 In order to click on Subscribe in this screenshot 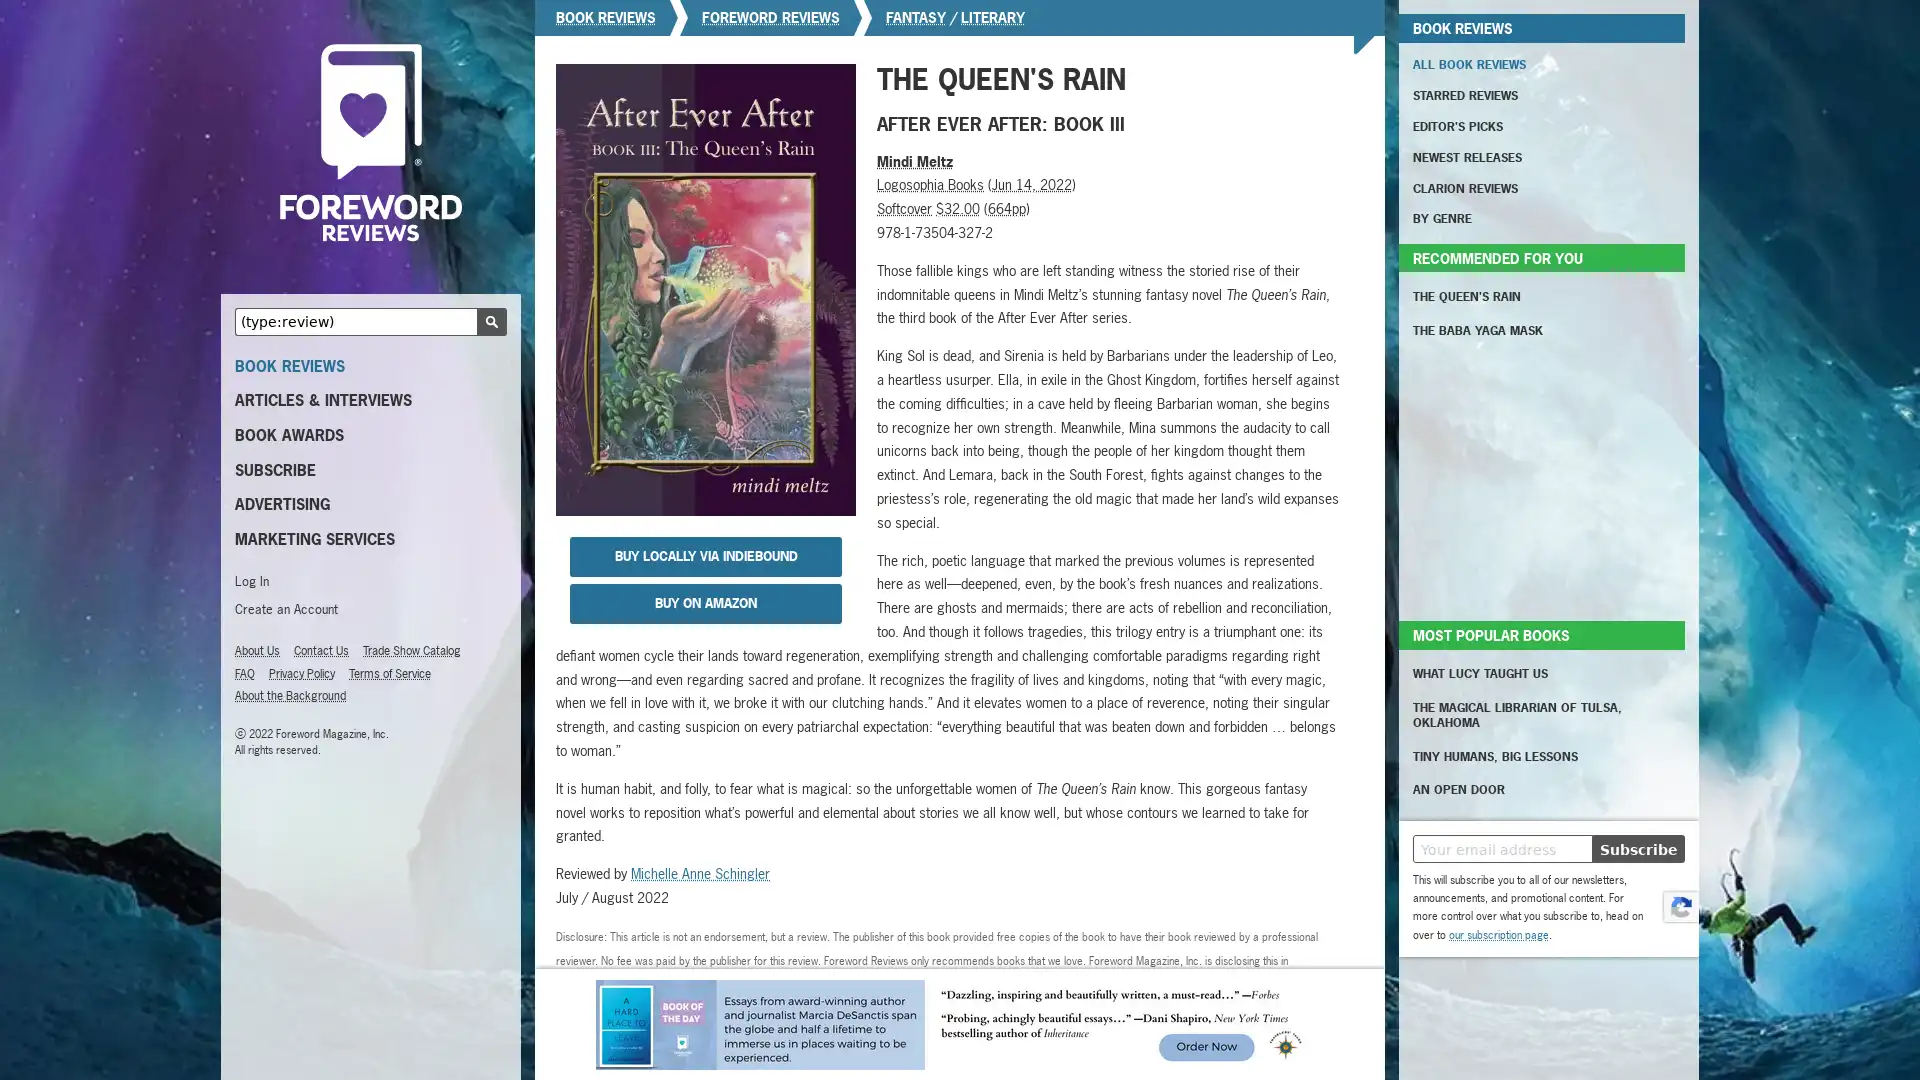, I will do `click(1638, 848)`.